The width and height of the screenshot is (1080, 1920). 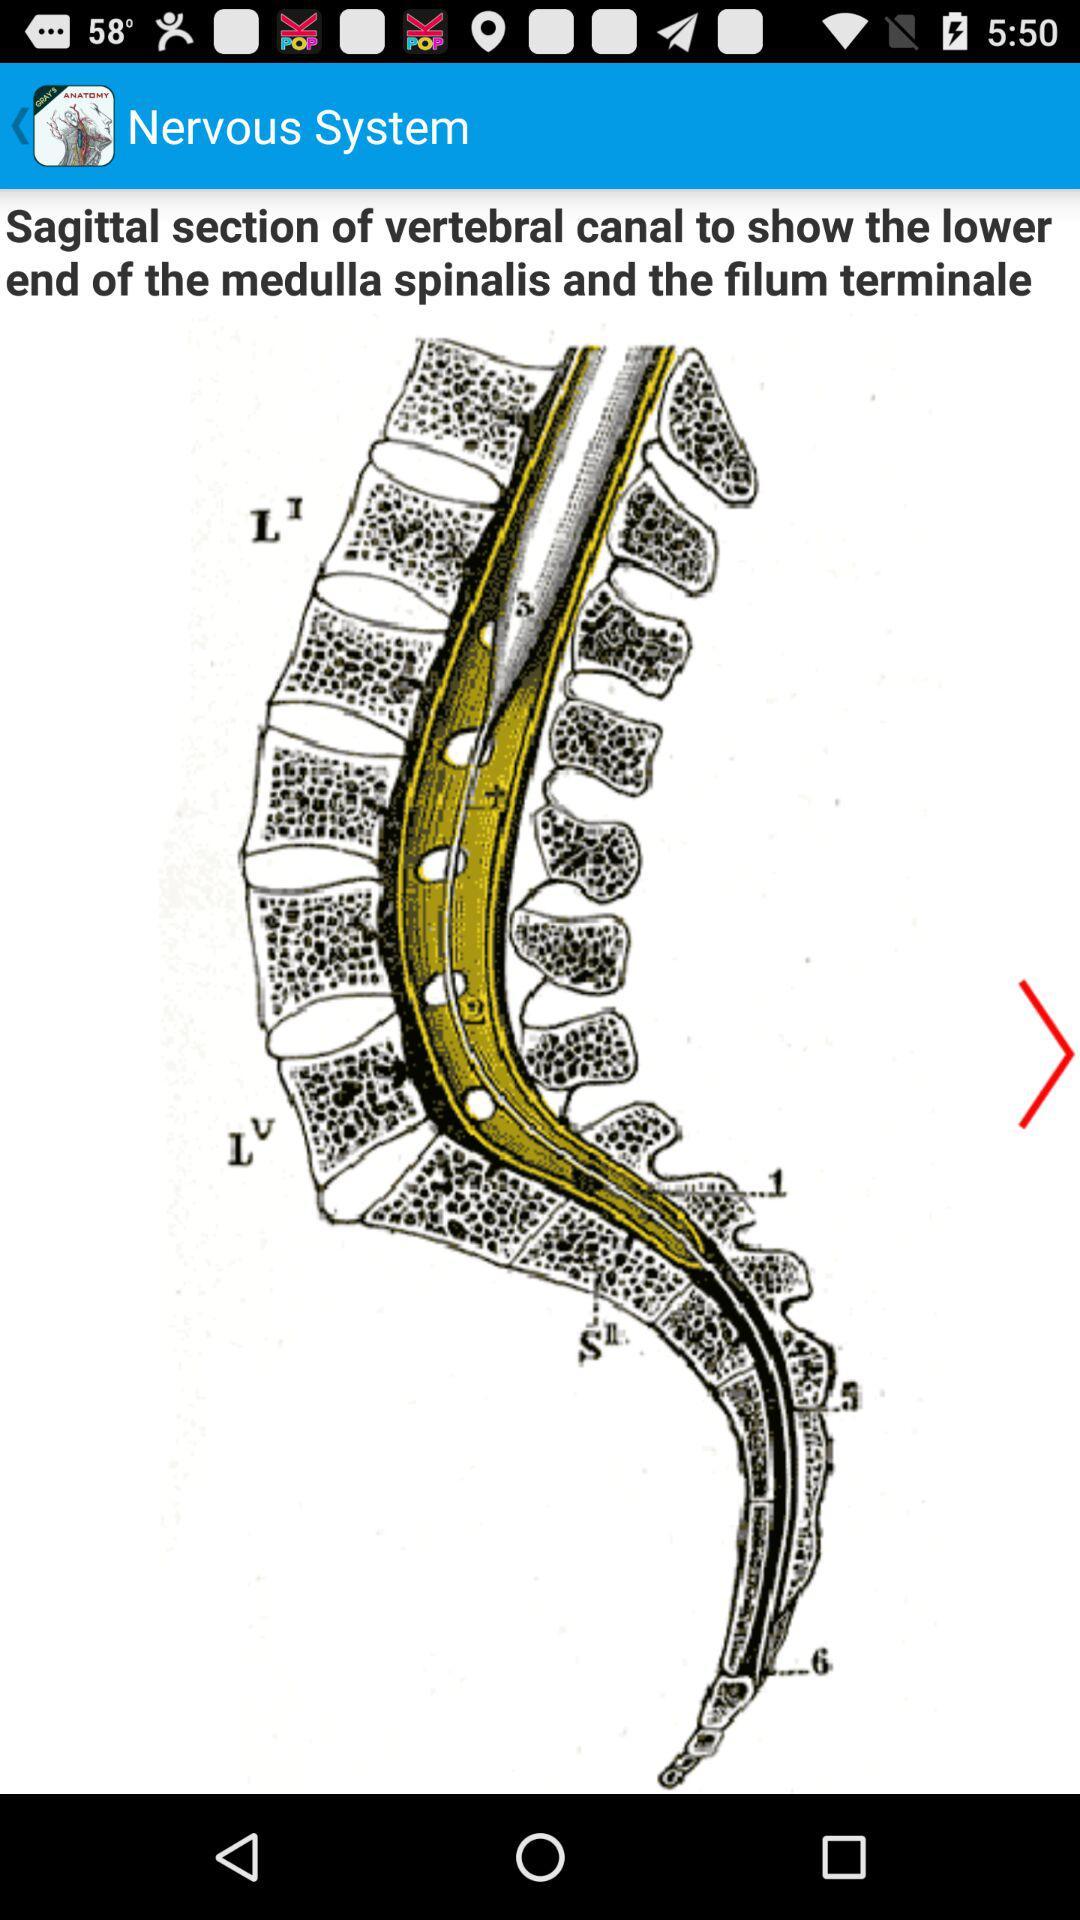 I want to click on next page, so click(x=1045, y=1052).